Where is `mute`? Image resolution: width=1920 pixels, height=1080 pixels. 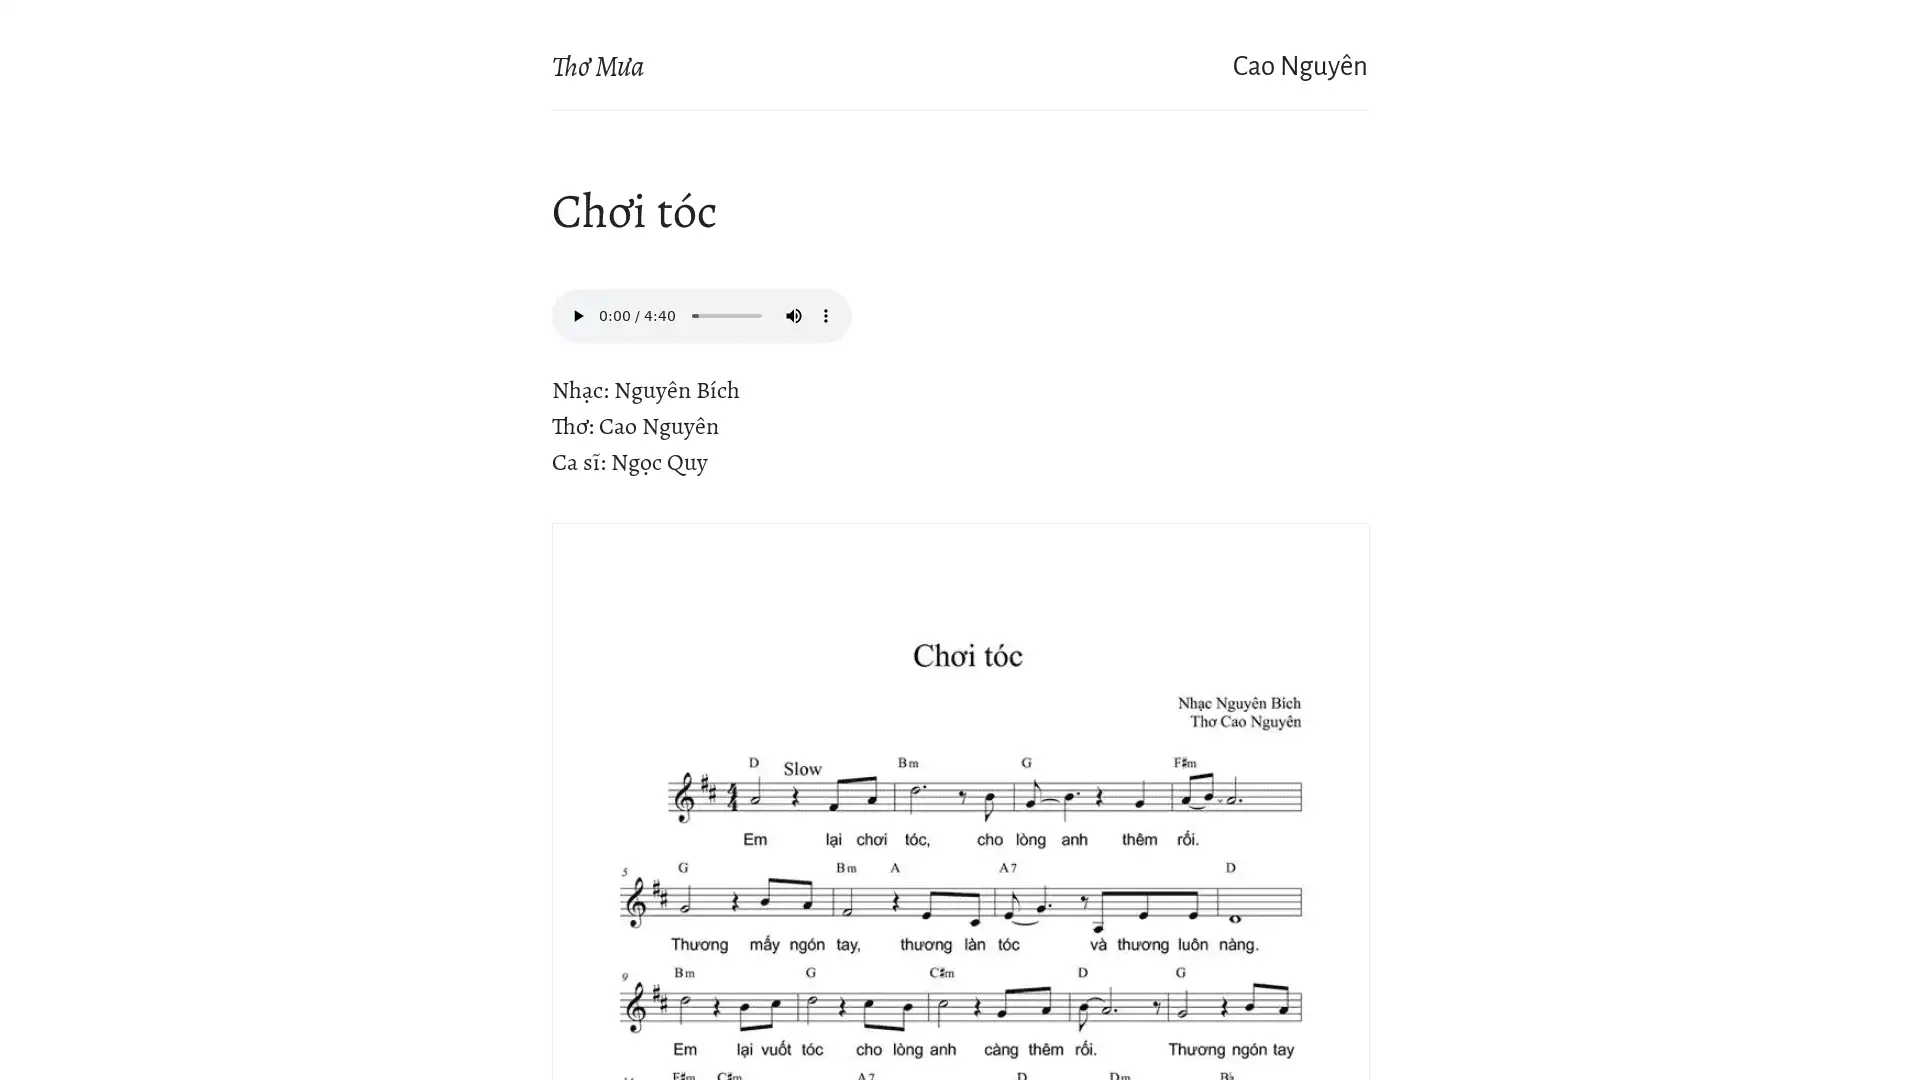
mute is located at coordinates (792, 315).